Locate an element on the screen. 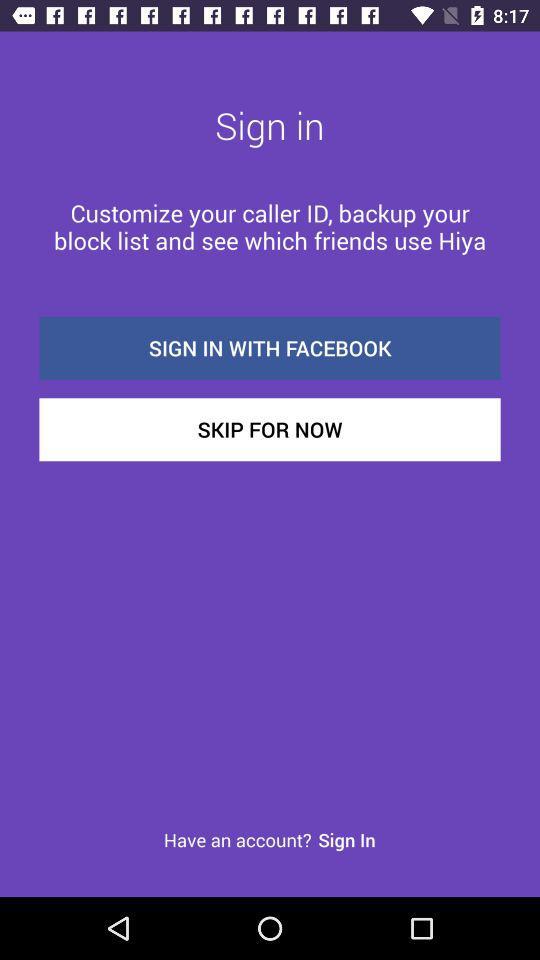 The height and width of the screenshot is (960, 540). icon above sign in with icon is located at coordinates (270, 226).